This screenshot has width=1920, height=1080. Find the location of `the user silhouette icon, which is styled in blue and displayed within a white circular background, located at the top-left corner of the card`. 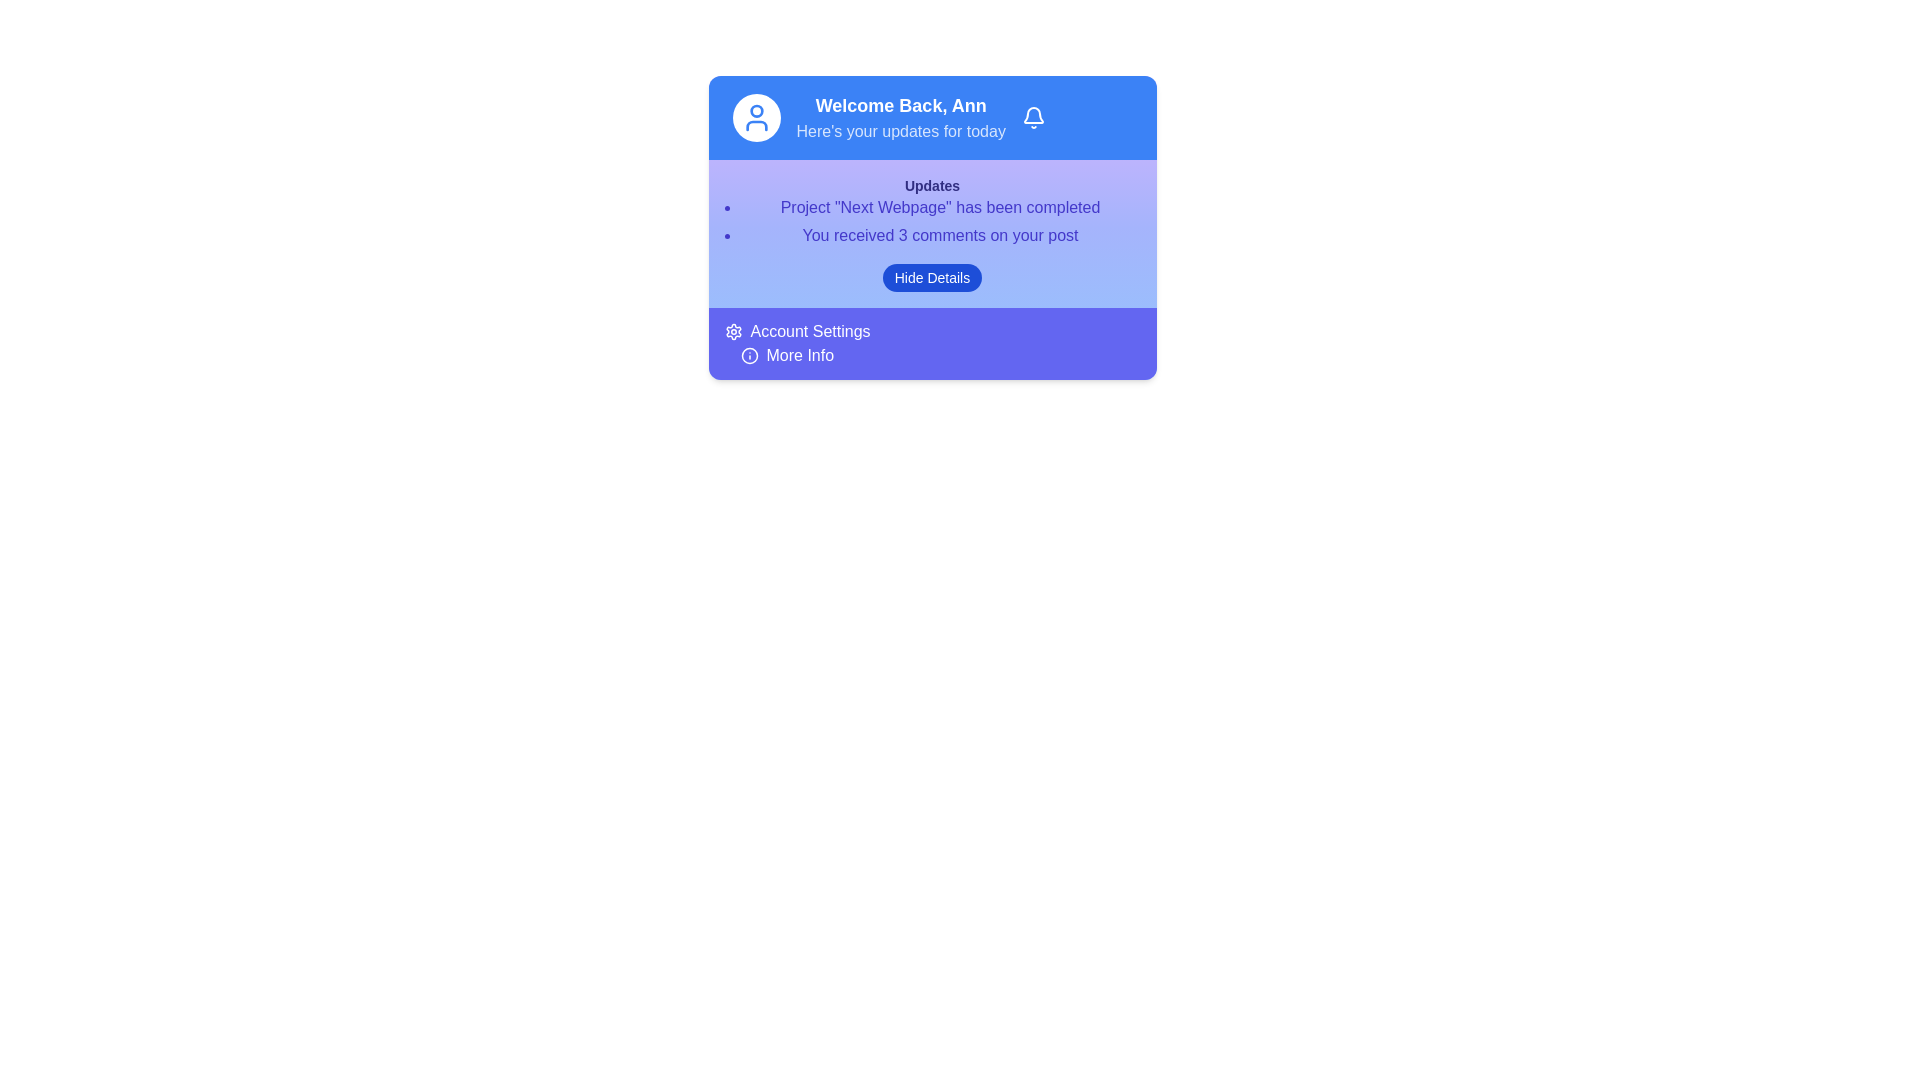

the user silhouette icon, which is styled in blue and displayed within a white circular background, located at the top-left corner of the card is located at coordinates (755, 118).